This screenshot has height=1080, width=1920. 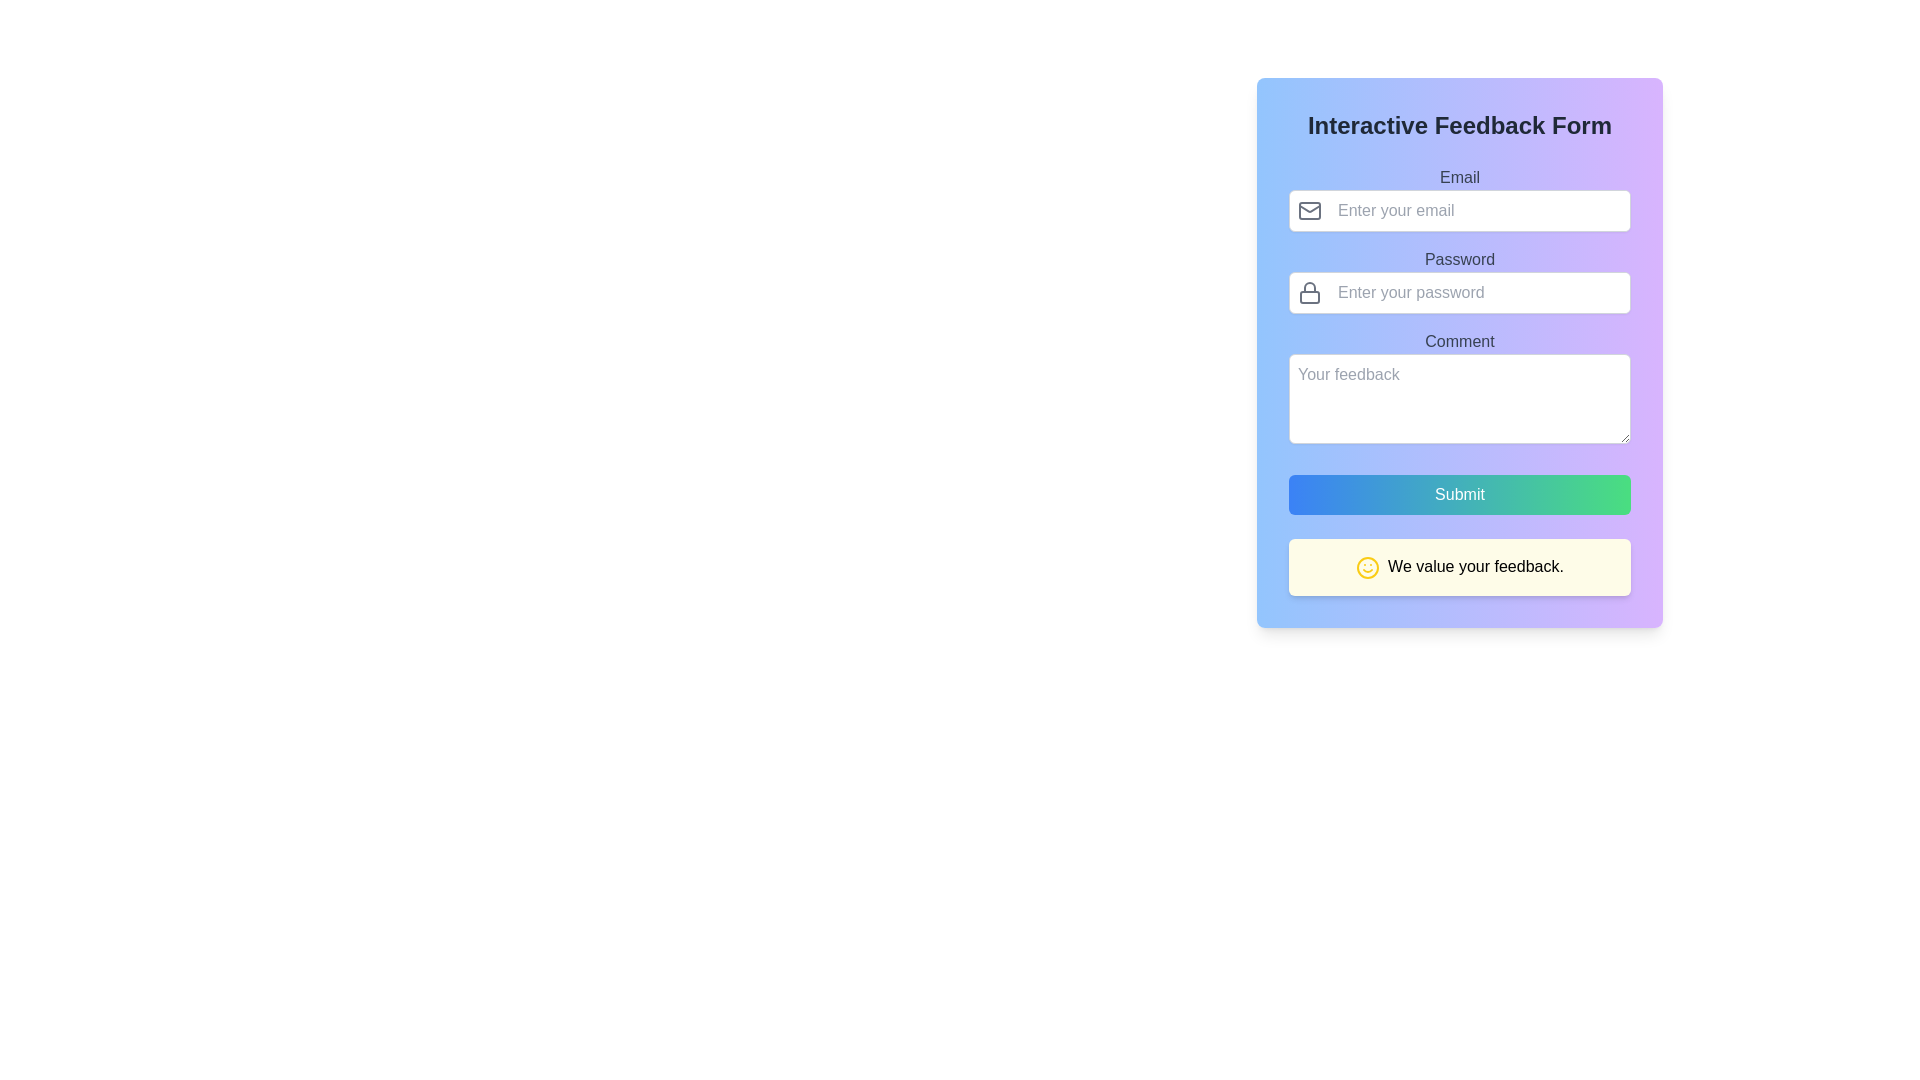 I want to click on the decorative icon located on the left side of the yellow feedback message box at the bottom of the feedback form, so click(x=1367, y=567).